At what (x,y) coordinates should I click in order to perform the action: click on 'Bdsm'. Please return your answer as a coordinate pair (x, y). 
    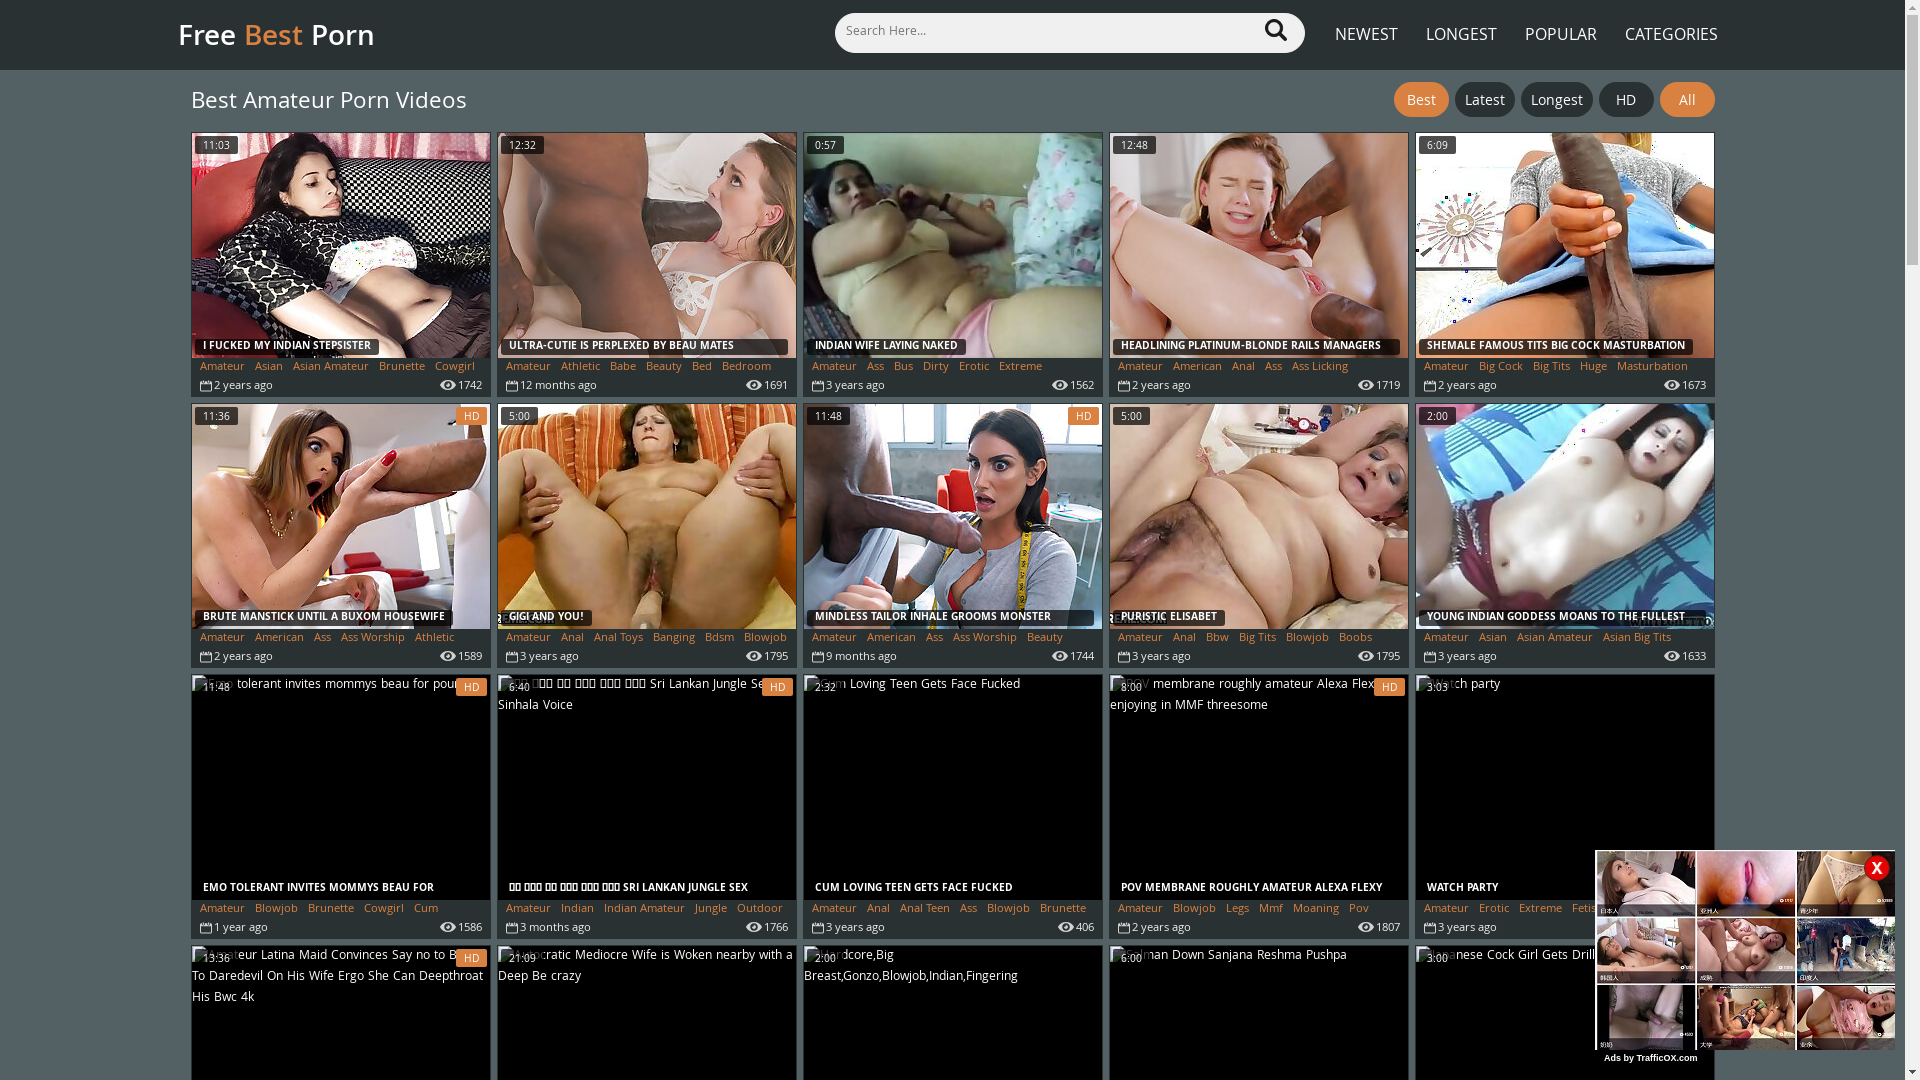
    Looking at the image, I should click on (704, 638).